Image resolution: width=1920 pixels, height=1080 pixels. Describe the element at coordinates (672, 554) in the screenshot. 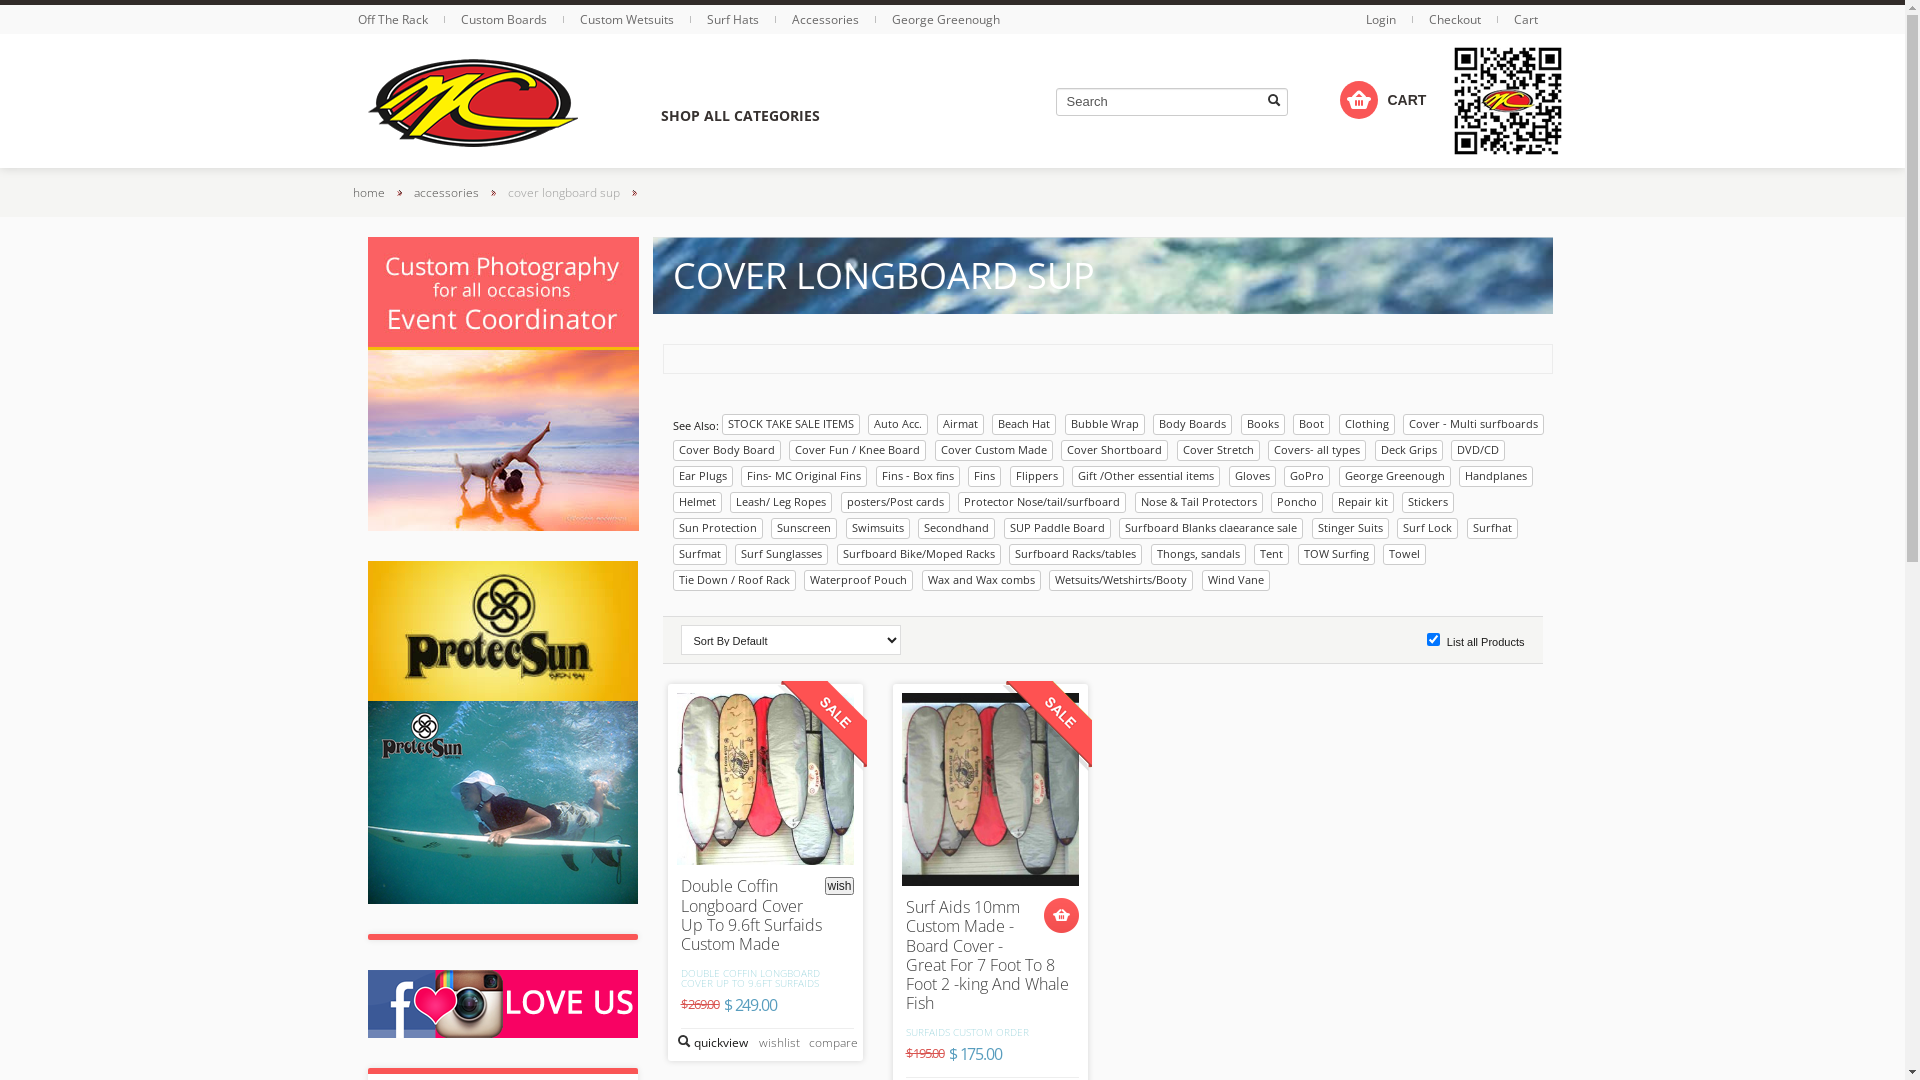

I see `'Surfmat'` at that location.